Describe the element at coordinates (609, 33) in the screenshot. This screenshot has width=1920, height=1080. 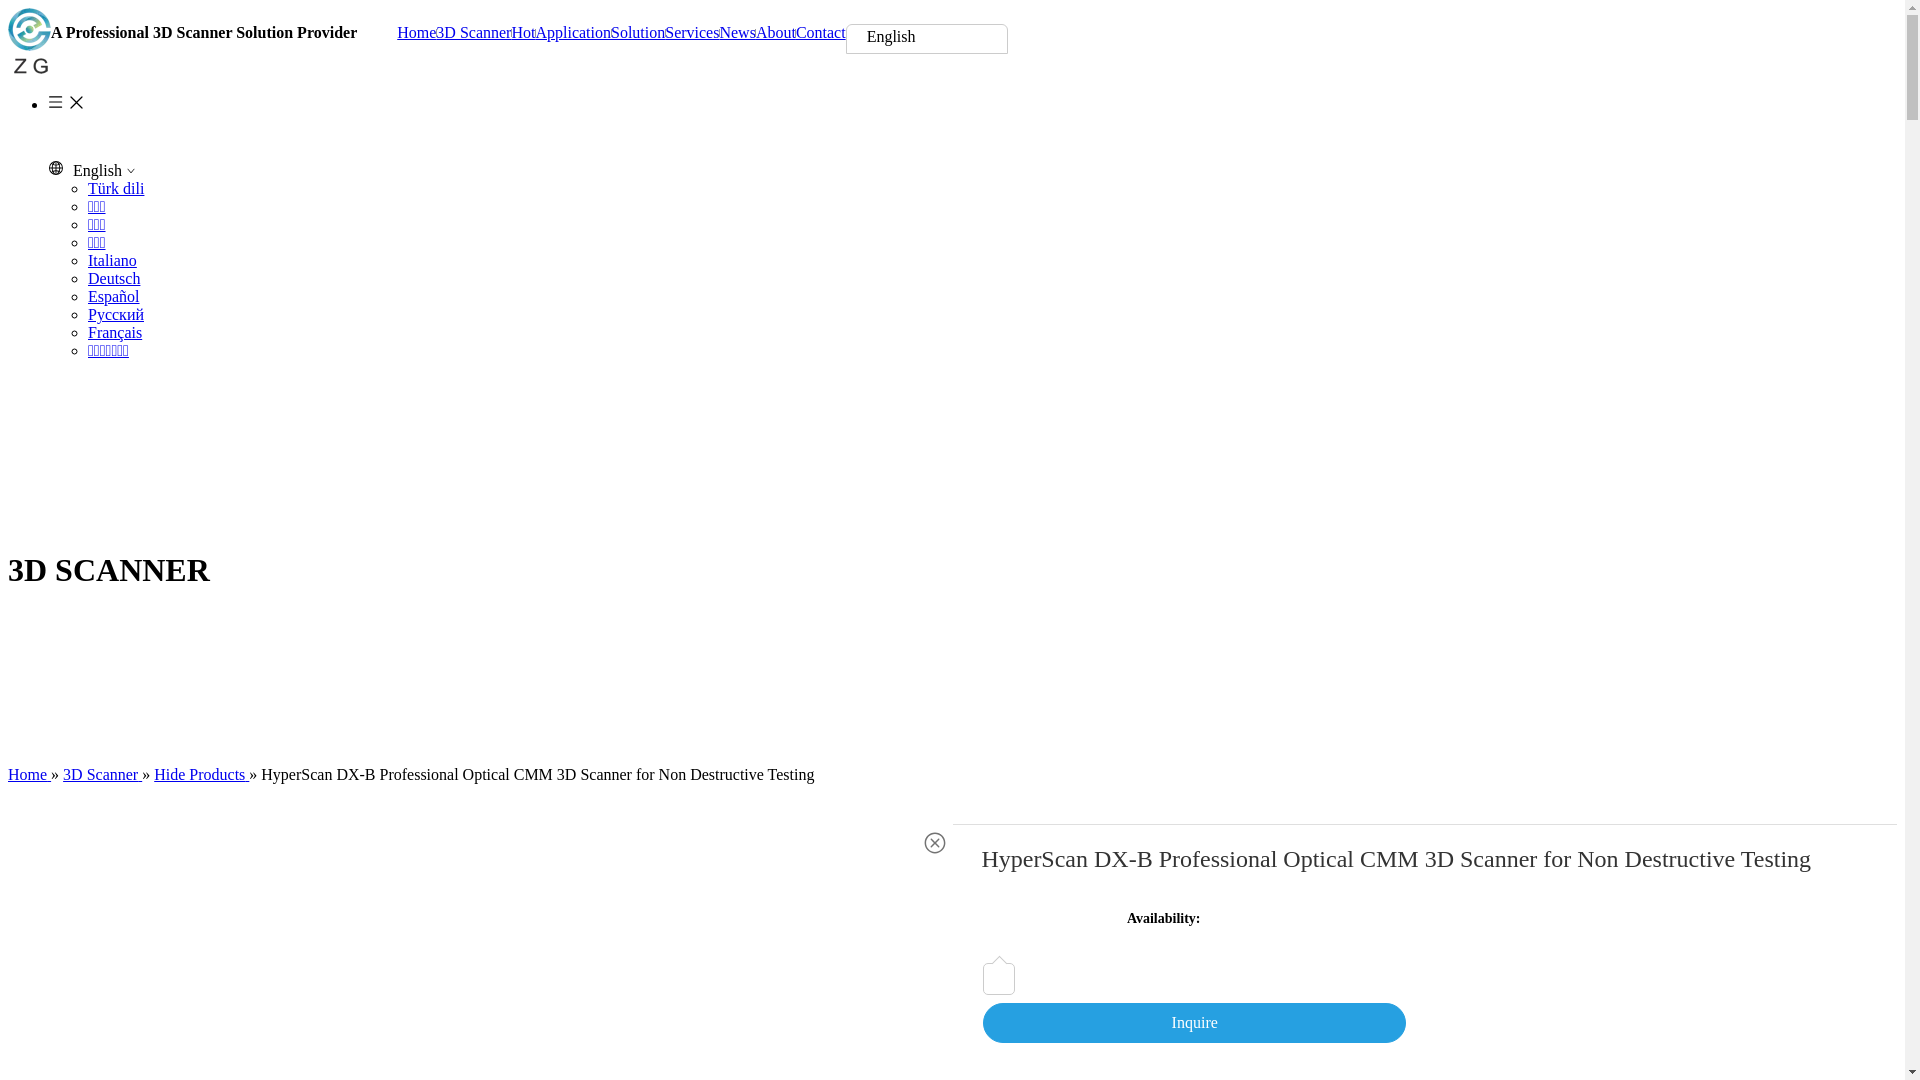
I see `'Solution'` at that location.